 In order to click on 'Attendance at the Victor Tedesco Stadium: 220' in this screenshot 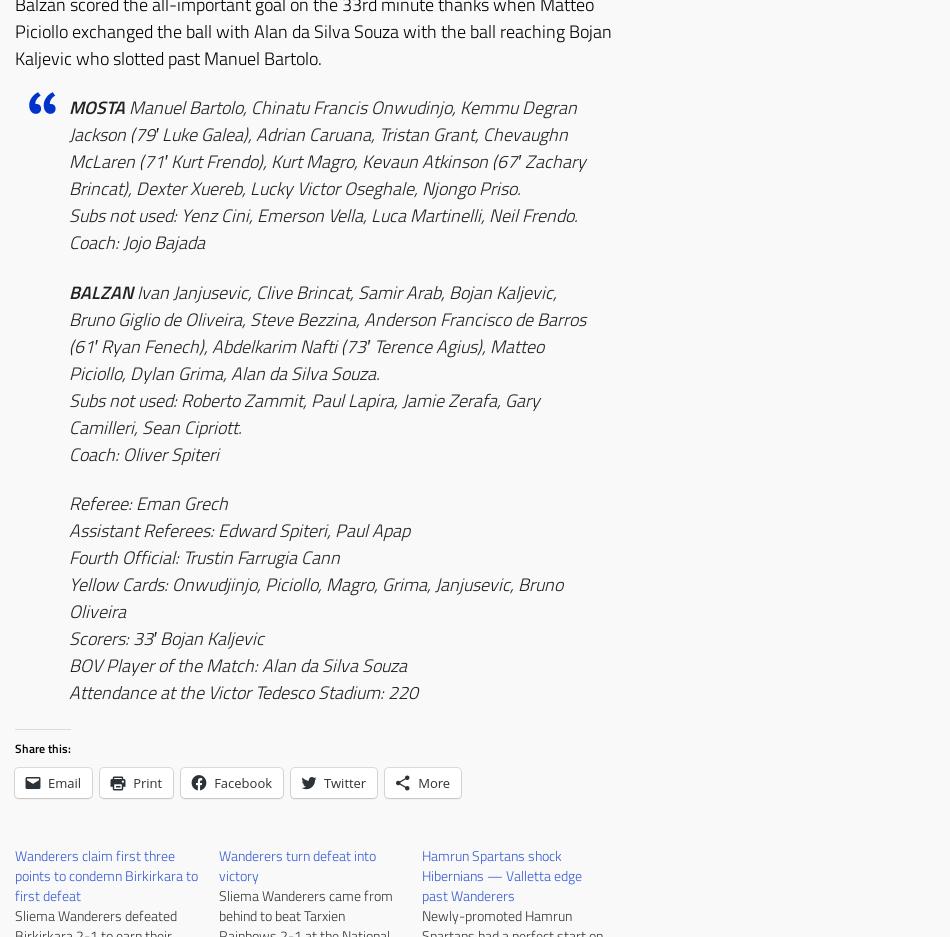, I will do `click(68, 692)`.